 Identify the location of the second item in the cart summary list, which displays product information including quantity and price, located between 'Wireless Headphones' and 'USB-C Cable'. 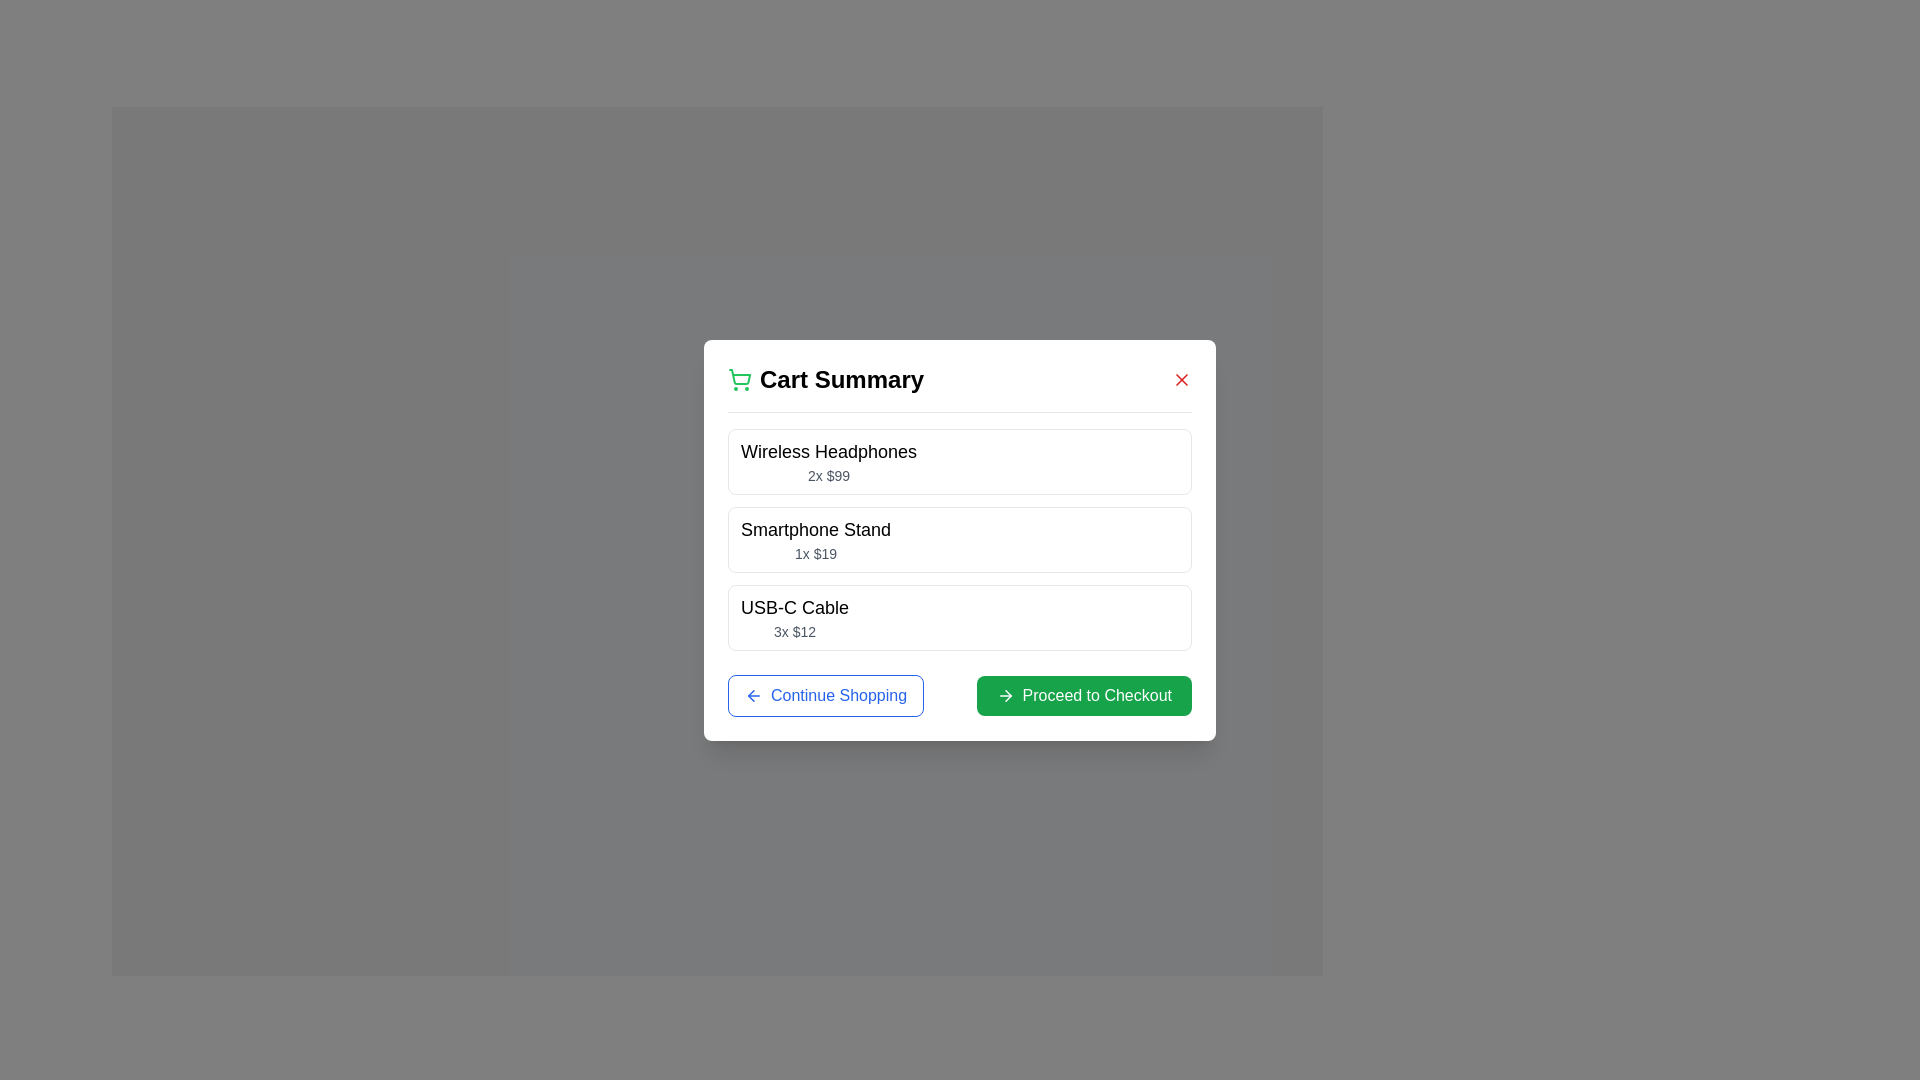
(960, 538).